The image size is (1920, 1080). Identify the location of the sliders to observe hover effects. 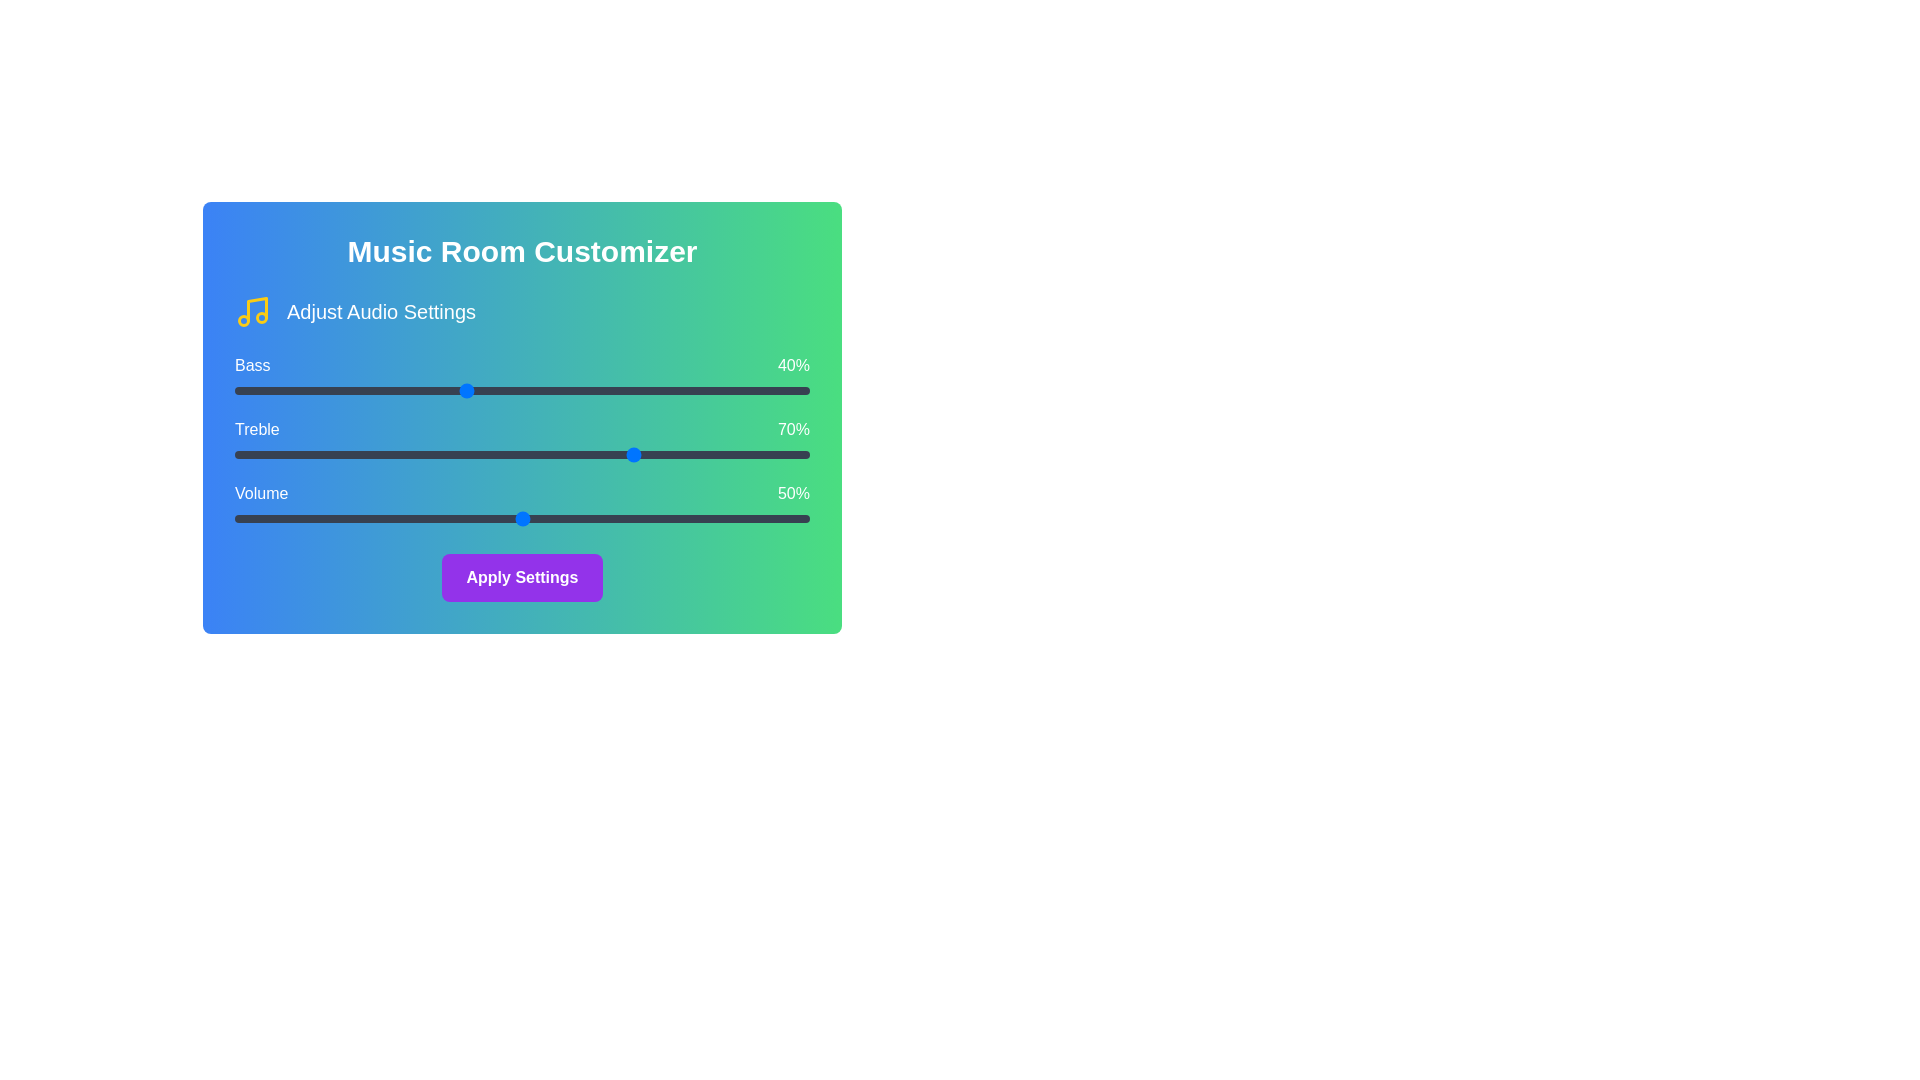
(522, 390).